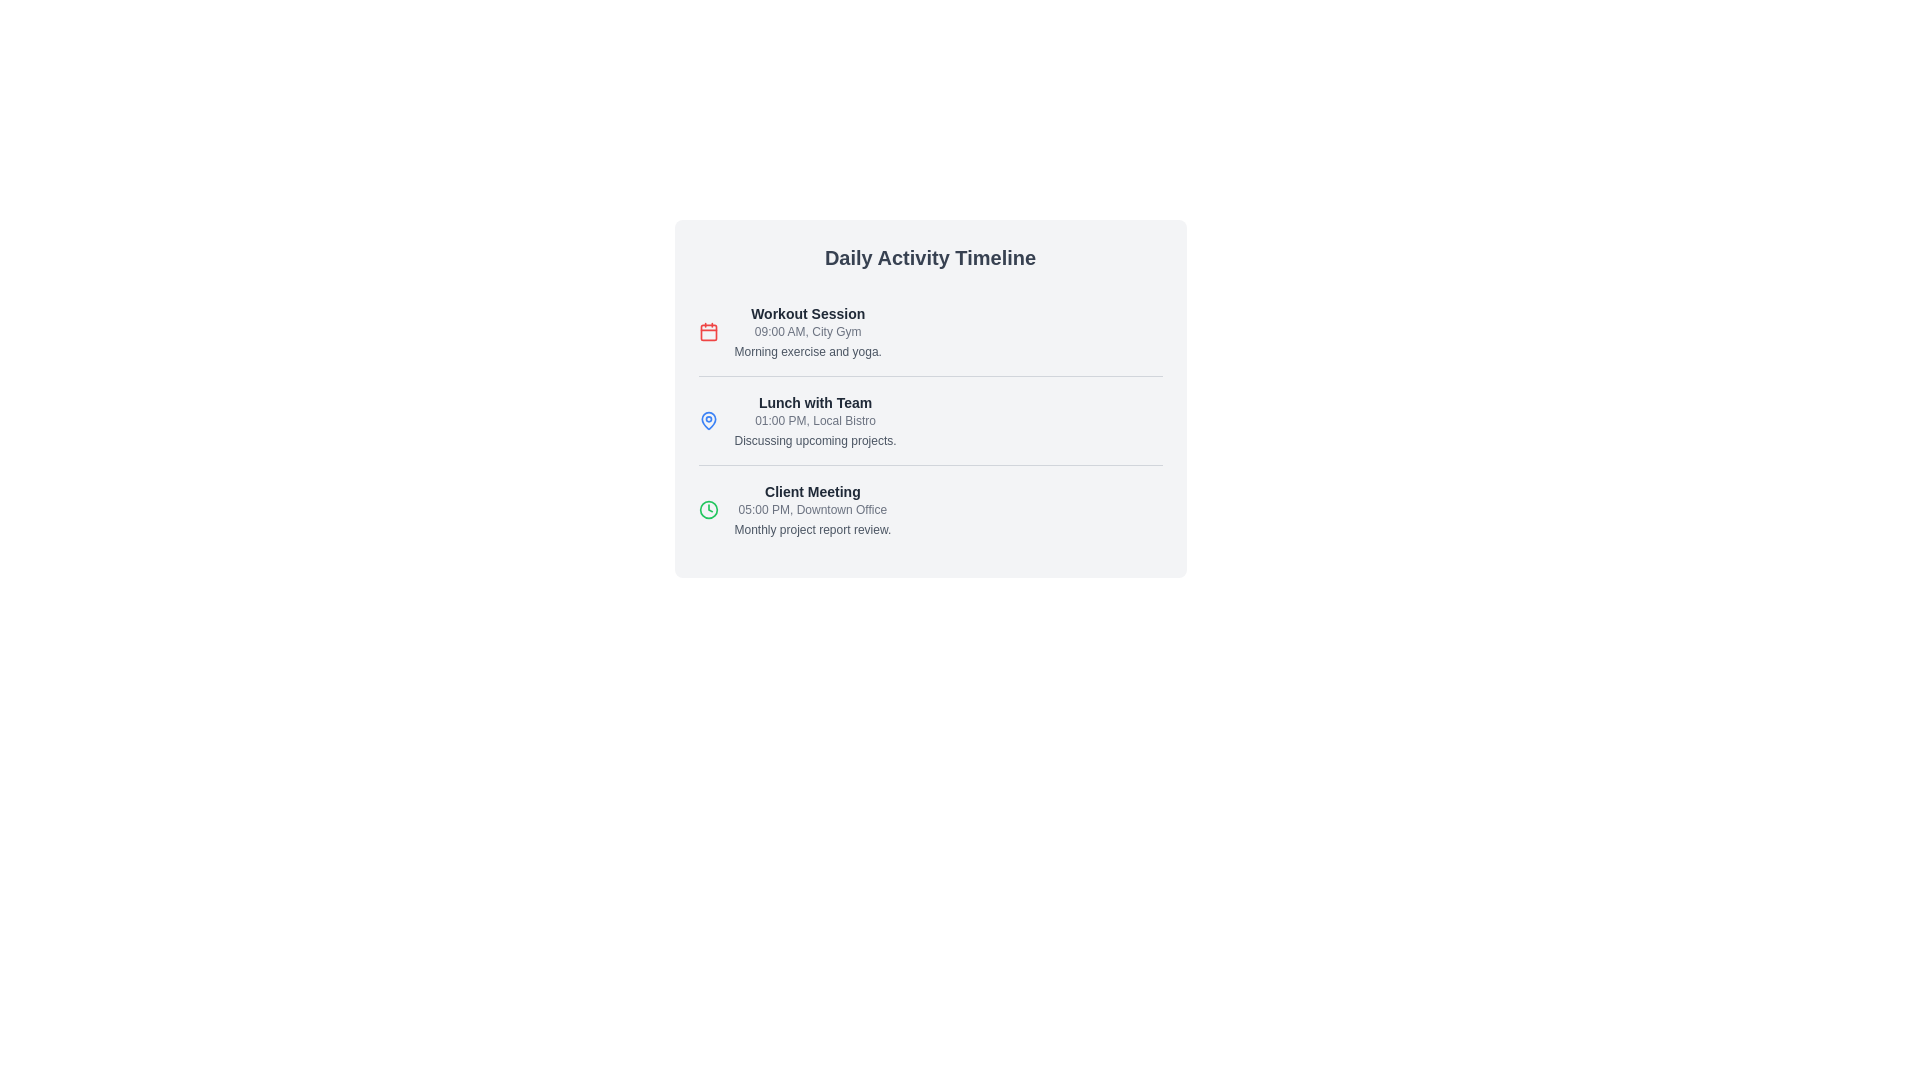  I want to click on text label containing '09:00 AM, City Gym', located under the bold header 'Workout Session' in the 'Daily Activity Timeline' panel, so click(808, 330).